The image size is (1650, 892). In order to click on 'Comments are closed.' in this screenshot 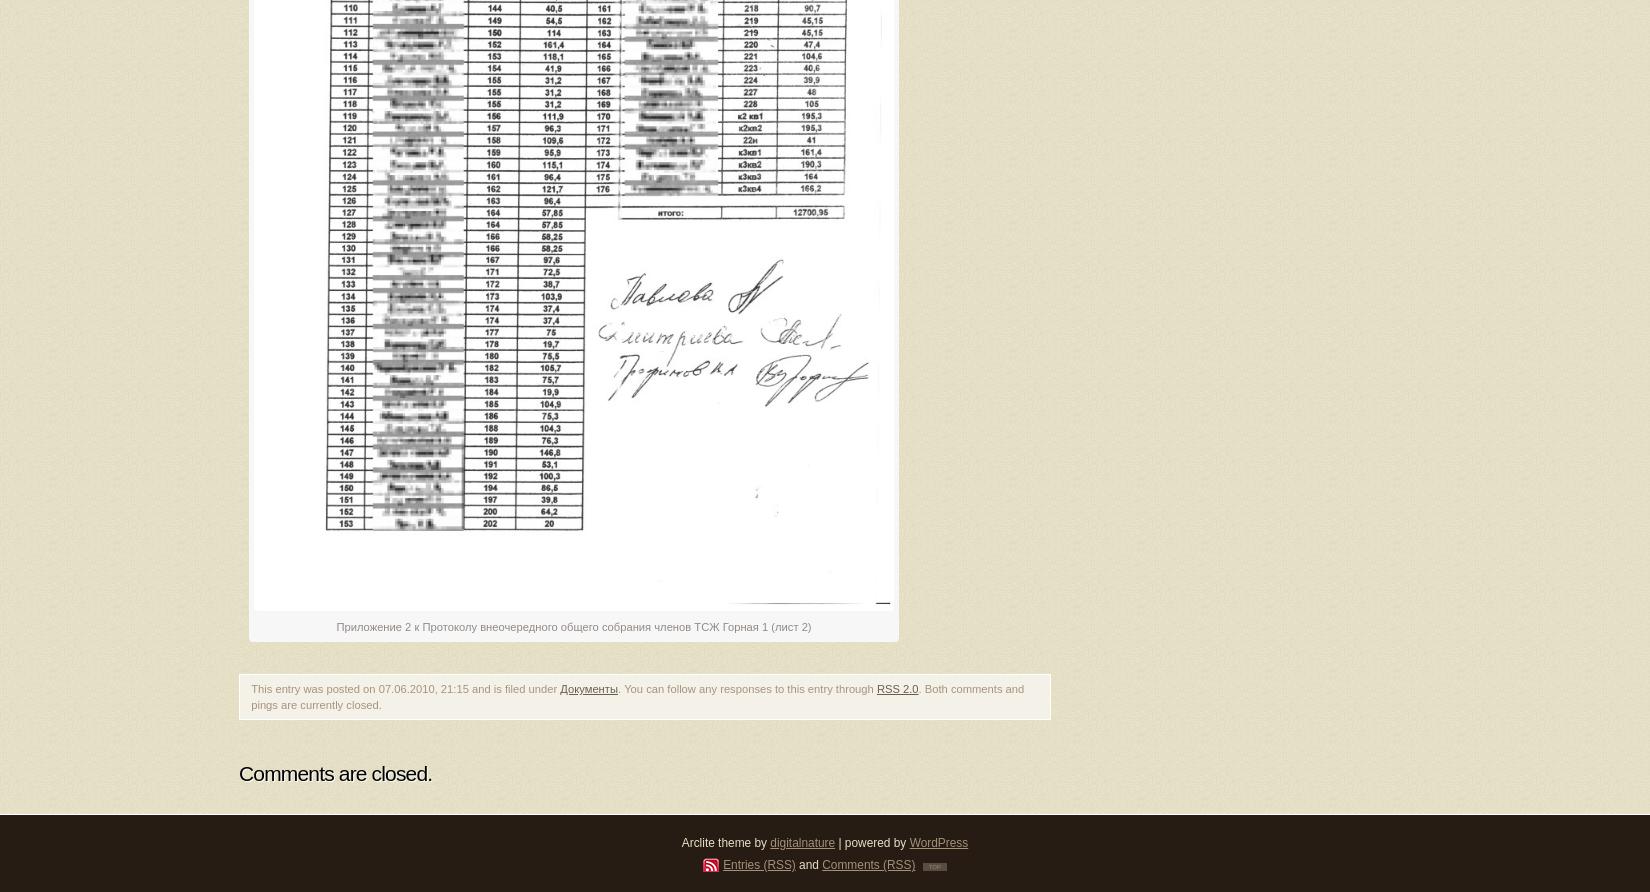, I will do `click(335, 772)`.